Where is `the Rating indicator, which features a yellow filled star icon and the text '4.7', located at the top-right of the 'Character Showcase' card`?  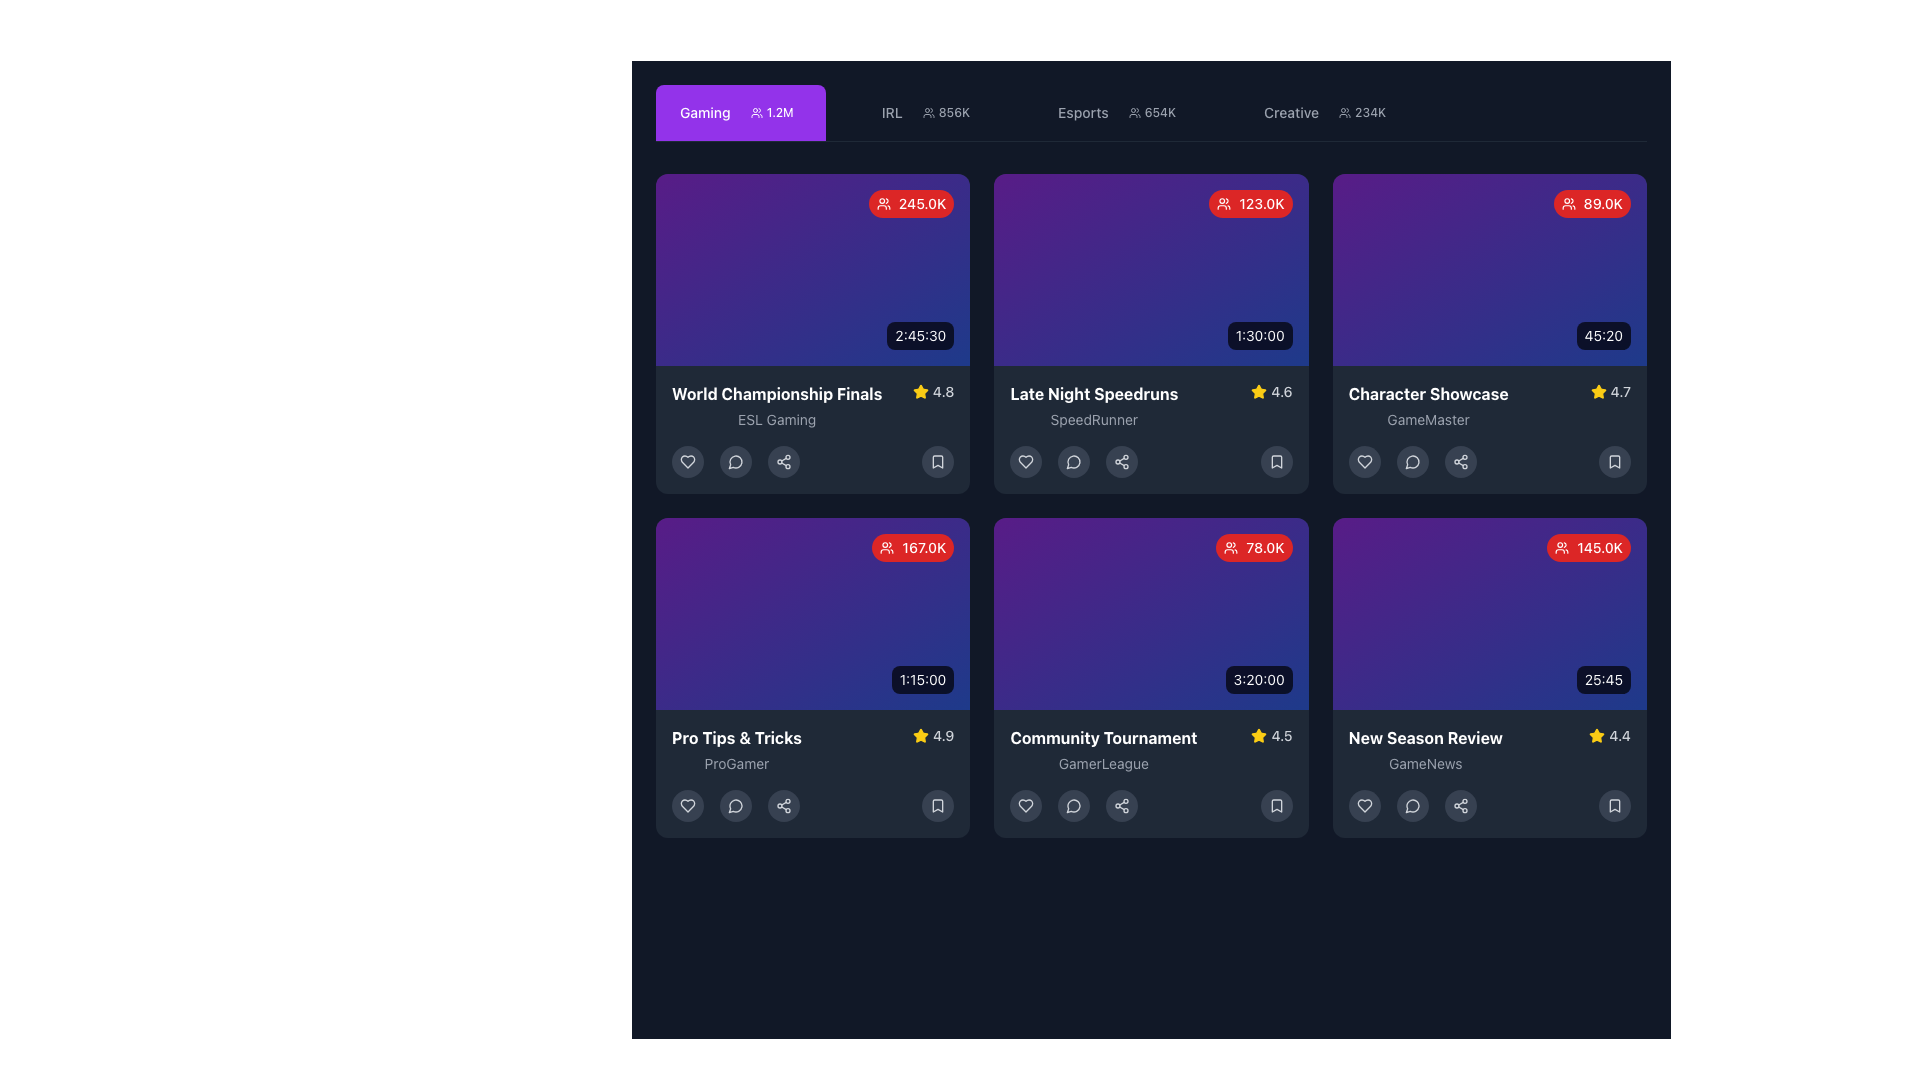
the Rating indicator, which features a yellow filled star icon and the text '4.7', located at the top-right of the 'Character Showcase' card is located at coordinates (1610, 392).